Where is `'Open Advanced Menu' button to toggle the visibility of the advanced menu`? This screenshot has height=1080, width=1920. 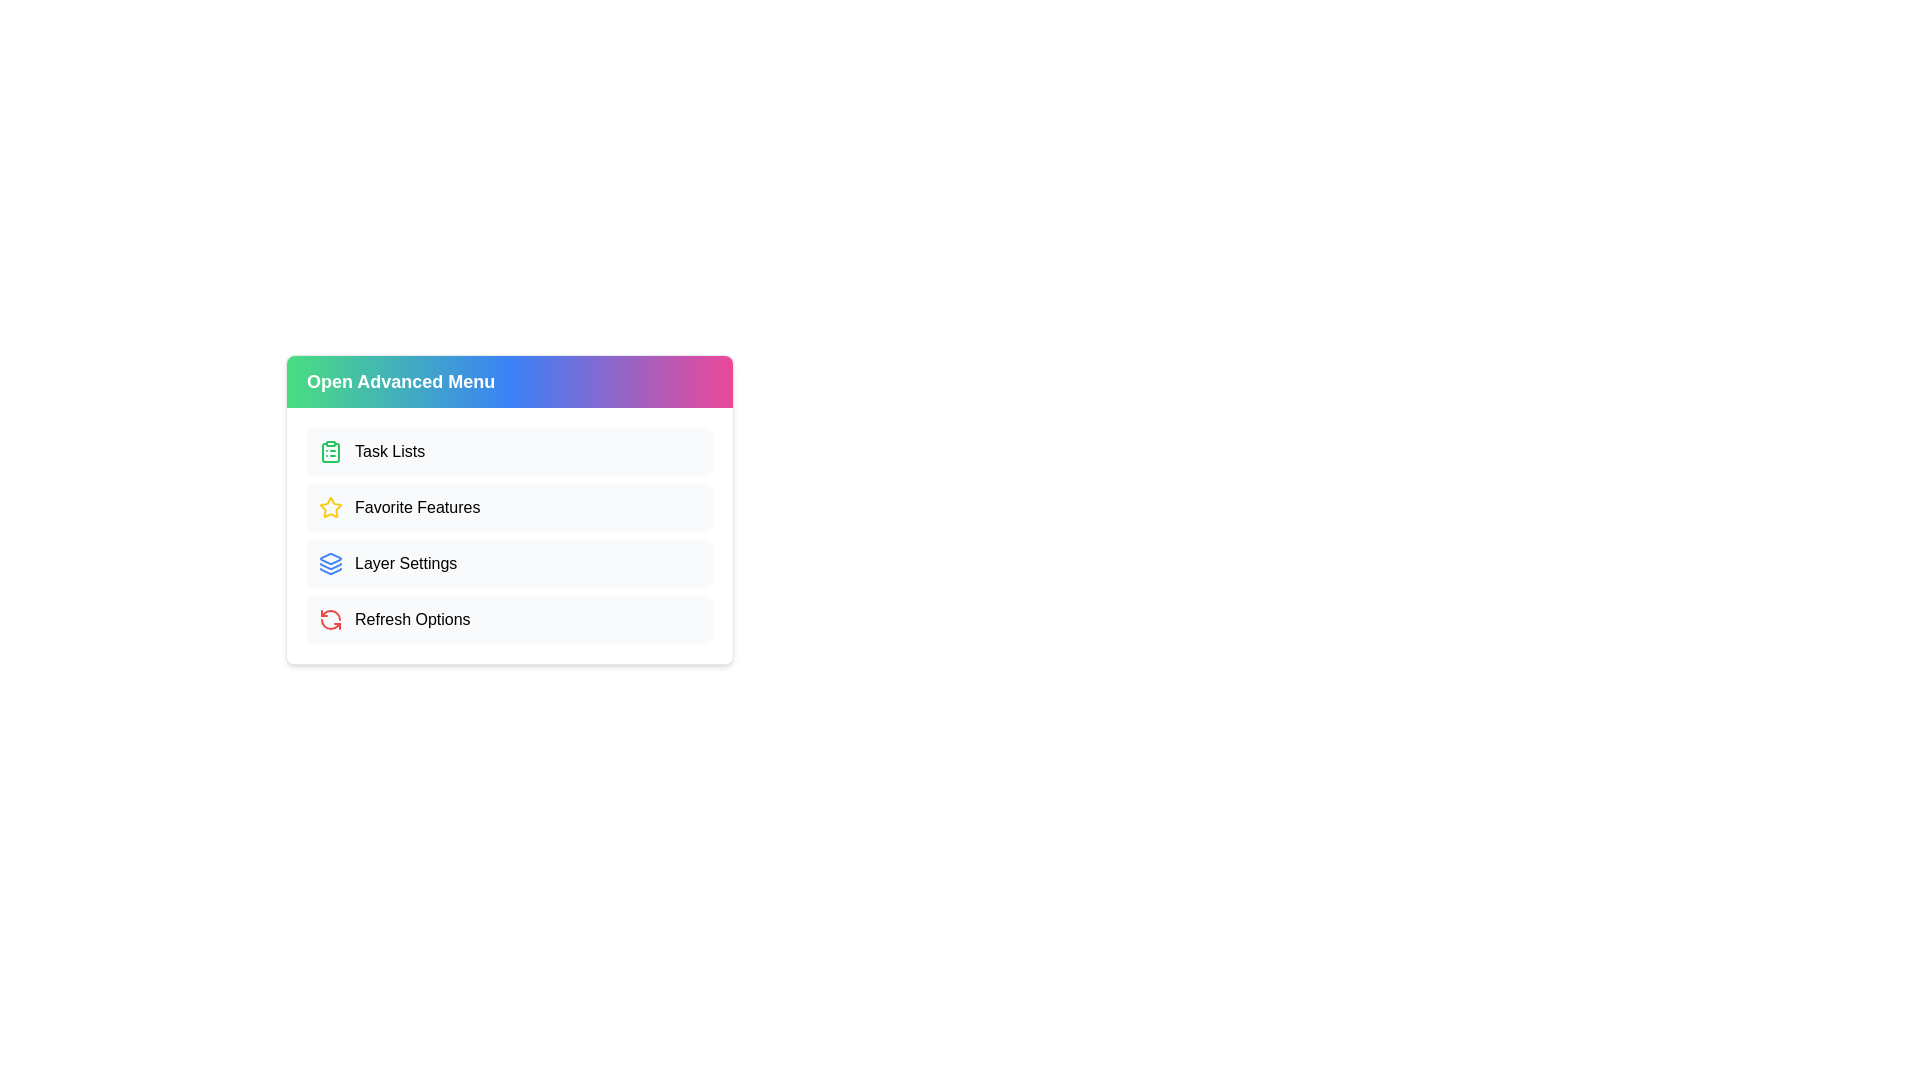
'Open Advanced Menu' button to toggle the visibility of the advanced menu is located at coordinates (509, 381).